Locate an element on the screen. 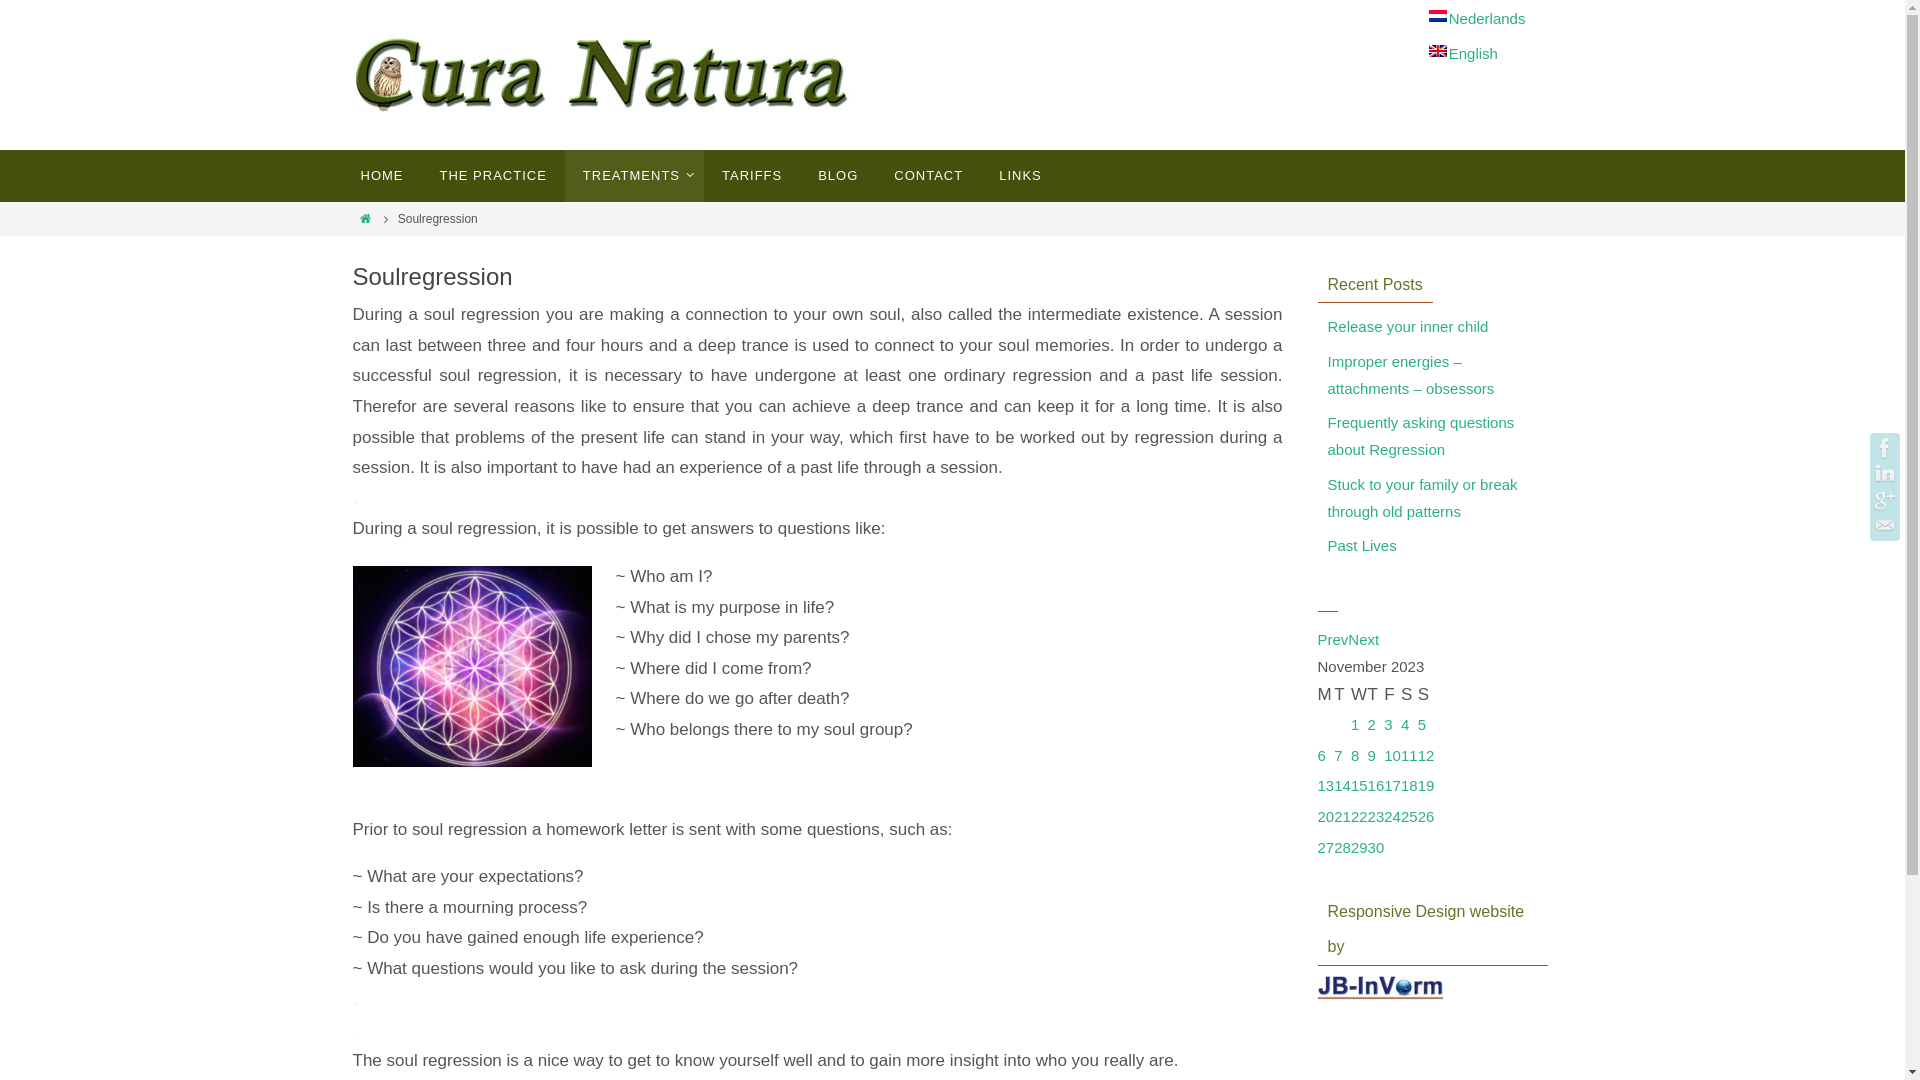 The image size is (1920, 1080). '8' is located at coordinates (1354, 756).